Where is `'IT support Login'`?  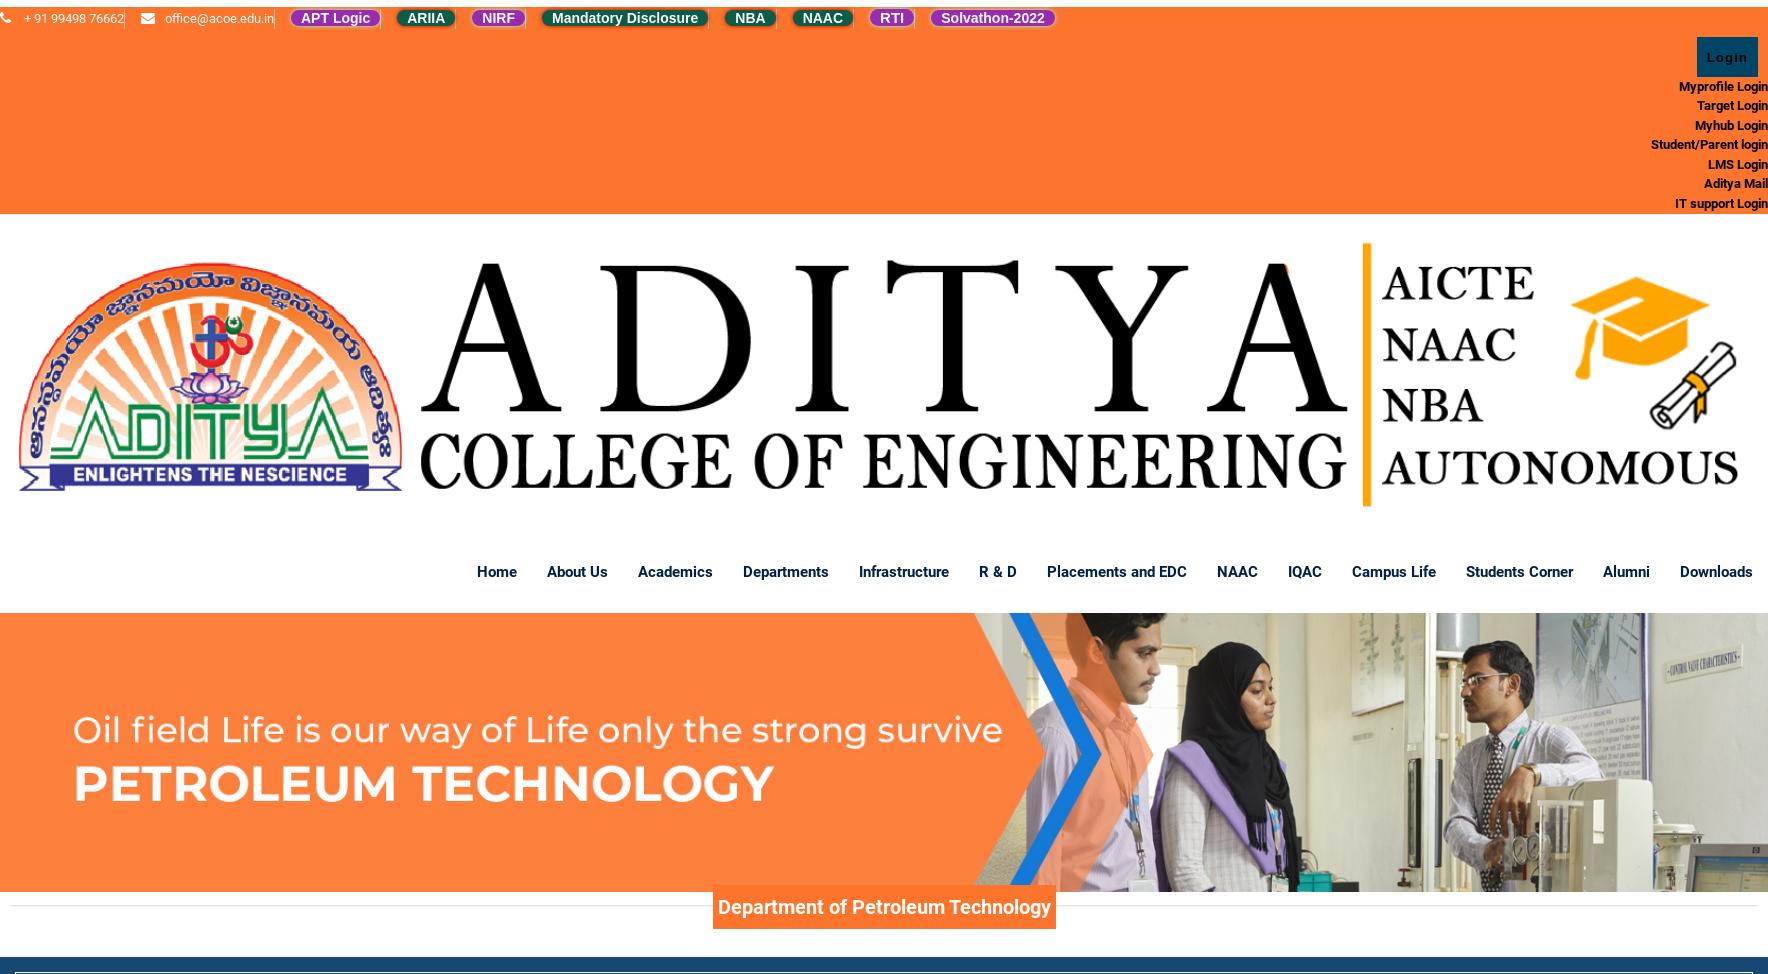 'IT support Login' is located at coordinates (1721, 202).